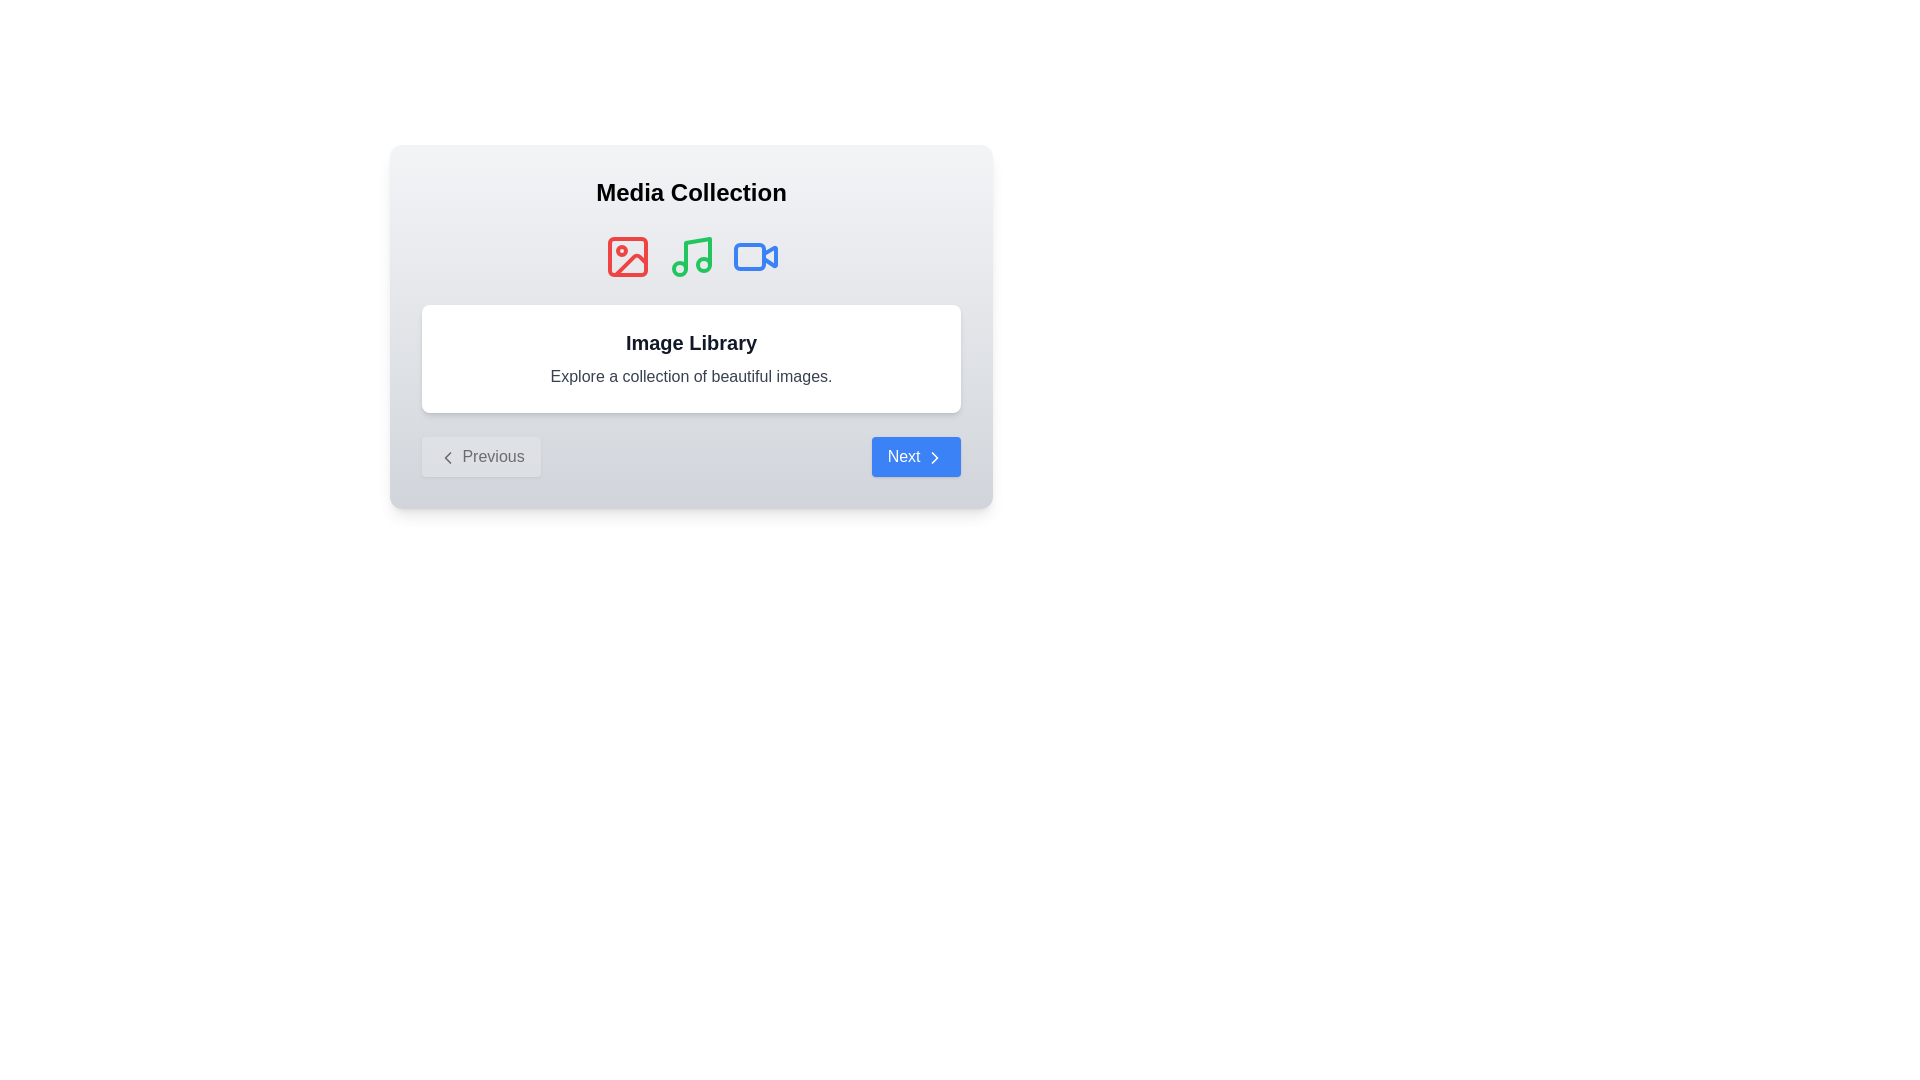 Image resolution: width=1920 pixels, height=1080 pixels. Describe the element at coordinates (754, 256) in the screenshot. I see `the video icon to select the corresponding media library` at that location.